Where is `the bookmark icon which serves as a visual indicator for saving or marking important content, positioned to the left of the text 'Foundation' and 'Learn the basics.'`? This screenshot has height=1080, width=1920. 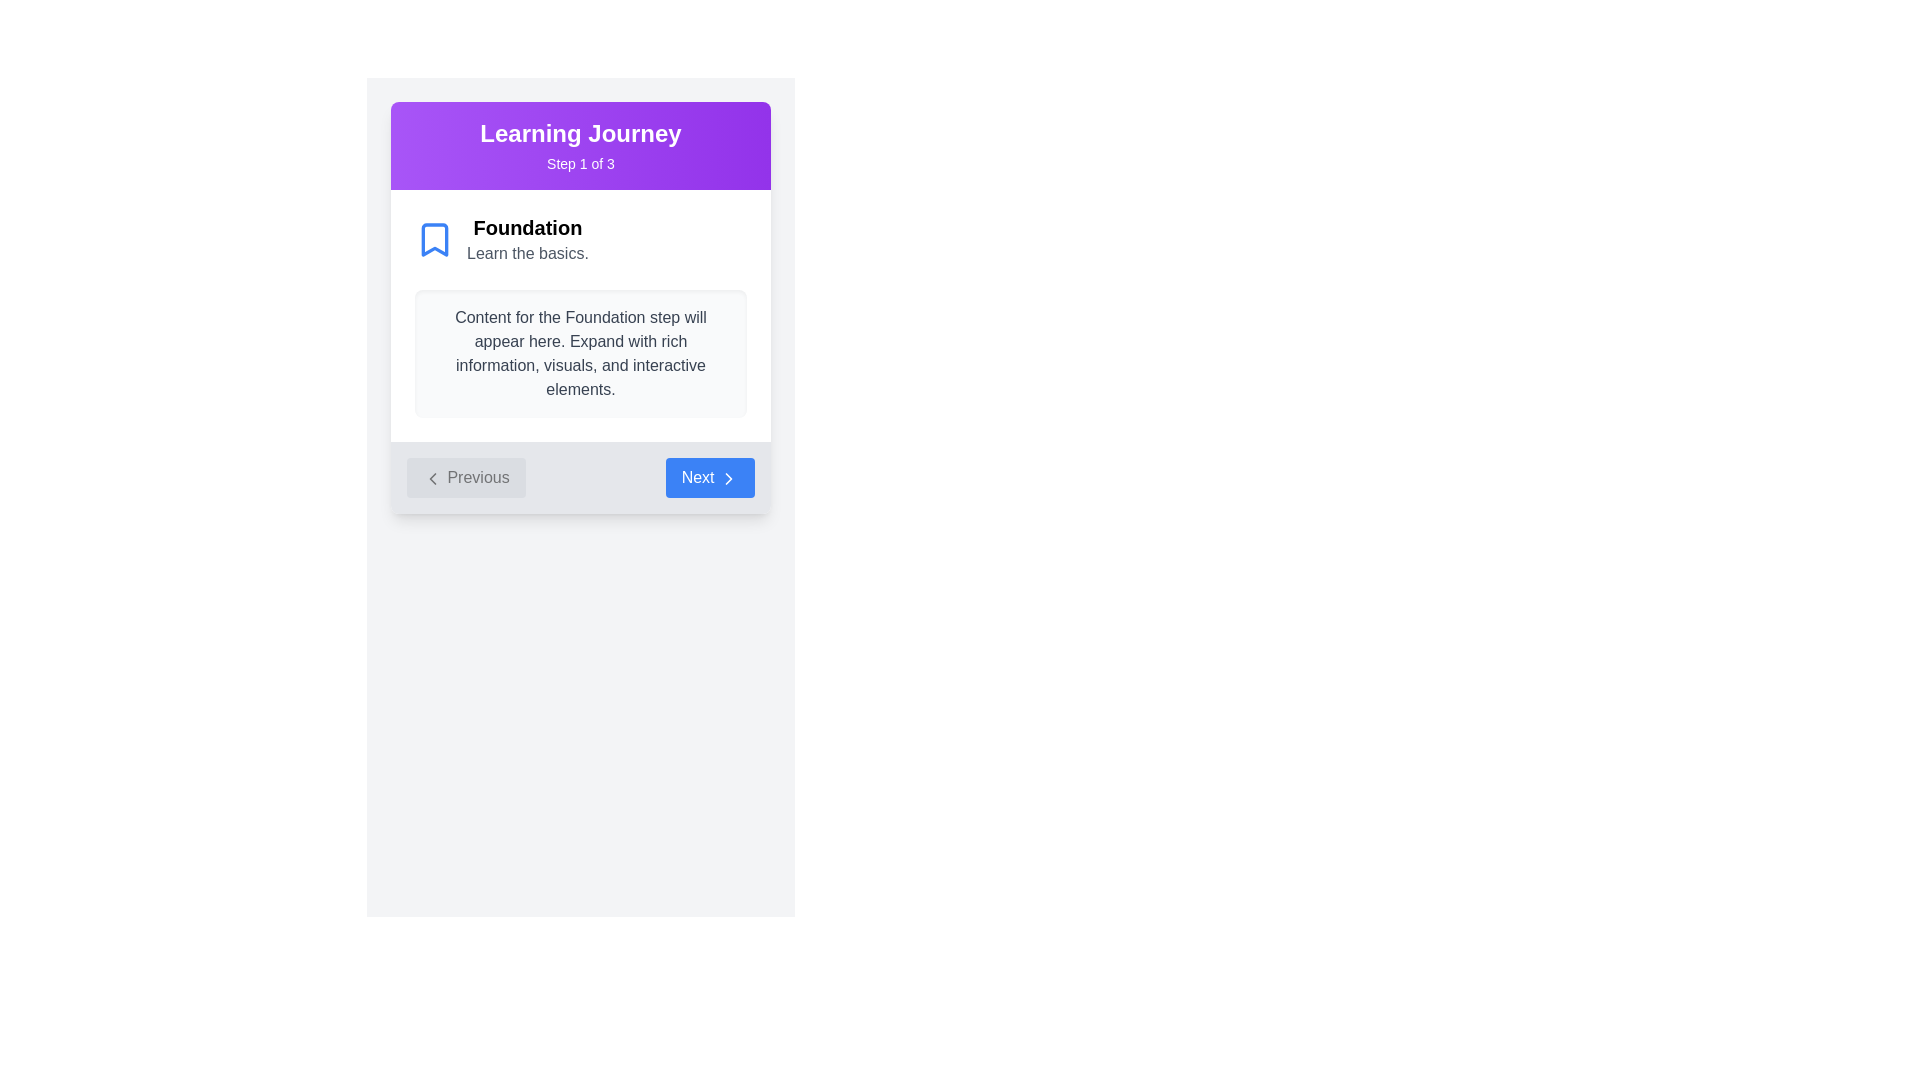
the bookmark icon which serves as a visual indicator for saving or marking important content, positioned to the left of the text 'Foundation' and 'Learn the basics.' is located at coordinates (434, 238).